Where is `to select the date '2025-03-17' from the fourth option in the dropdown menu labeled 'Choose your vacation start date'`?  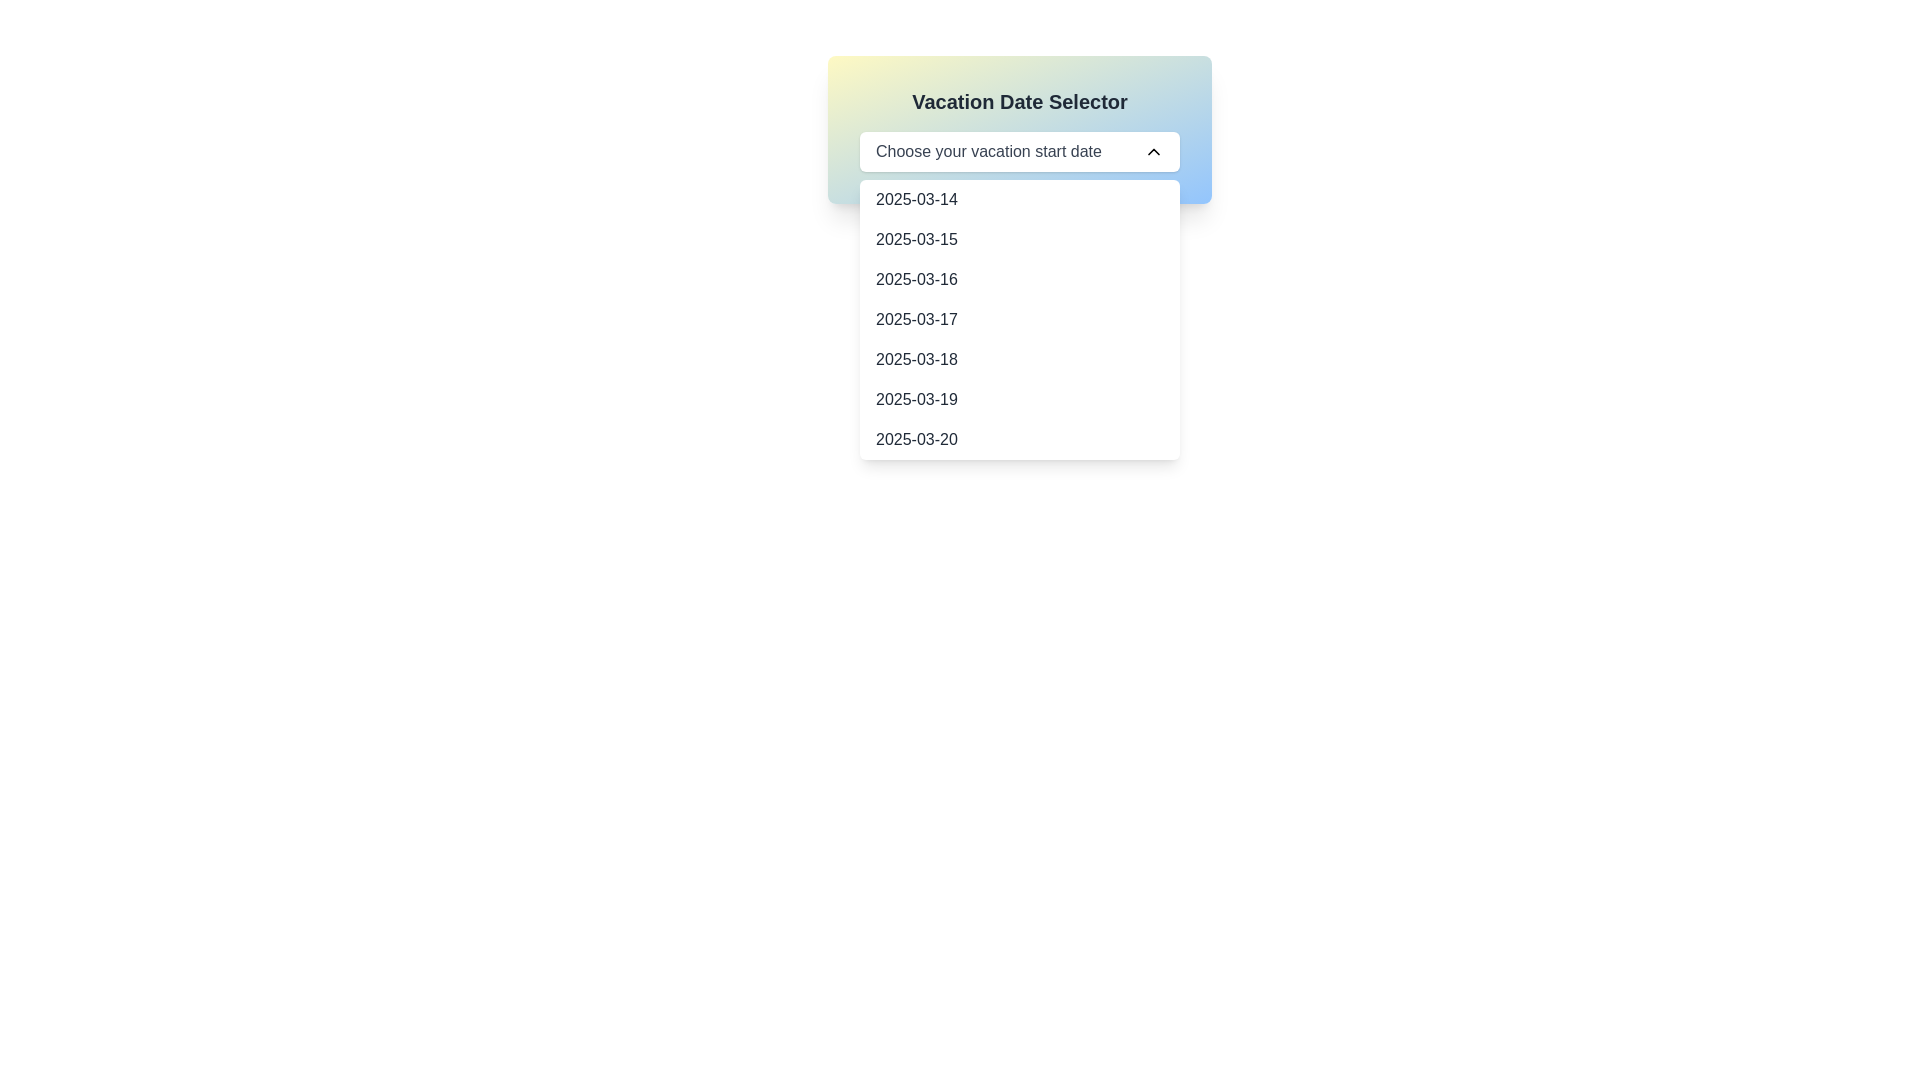
to select the date '2025-03-17' from the fourth option in the dropdown menu labeled 'Choose your vacation start date' is located at coordinates (915, 319).